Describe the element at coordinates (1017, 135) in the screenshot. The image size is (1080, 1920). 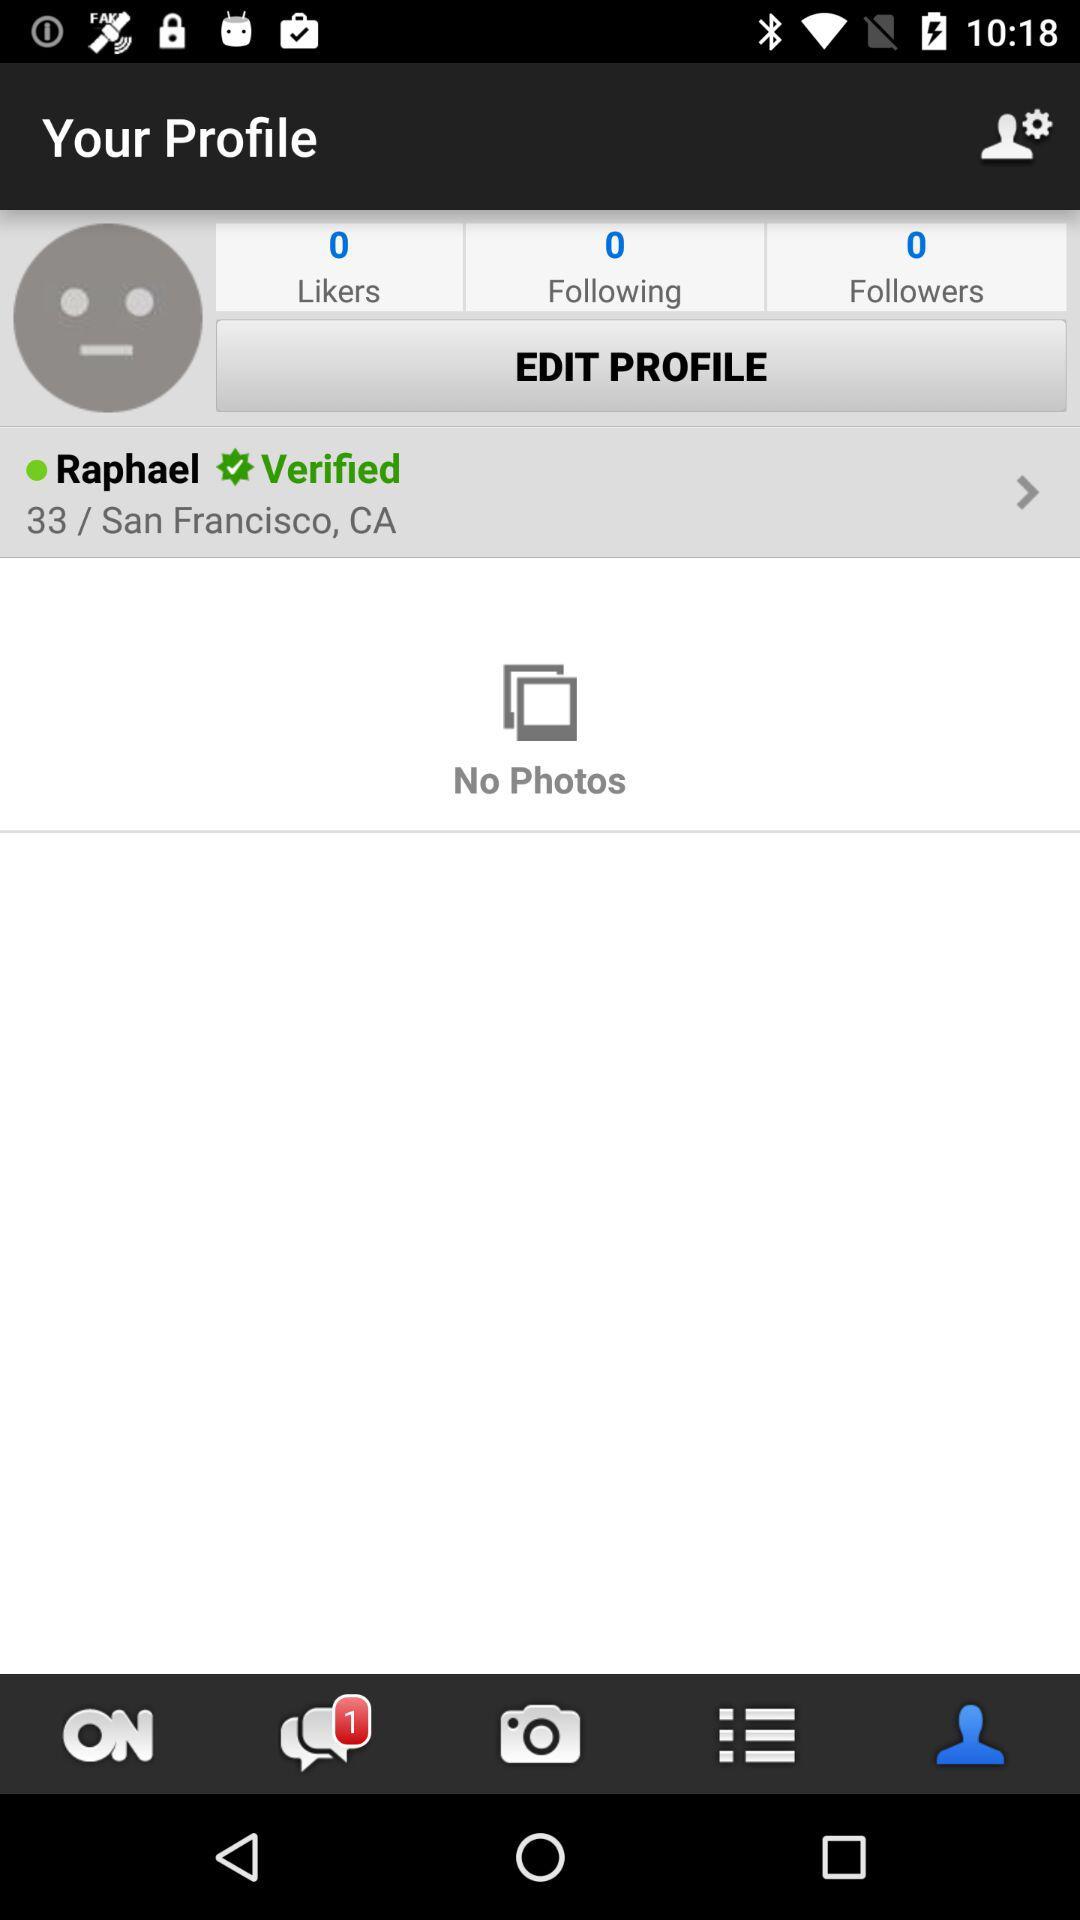
I see `icon next to your profile icon` at that location.